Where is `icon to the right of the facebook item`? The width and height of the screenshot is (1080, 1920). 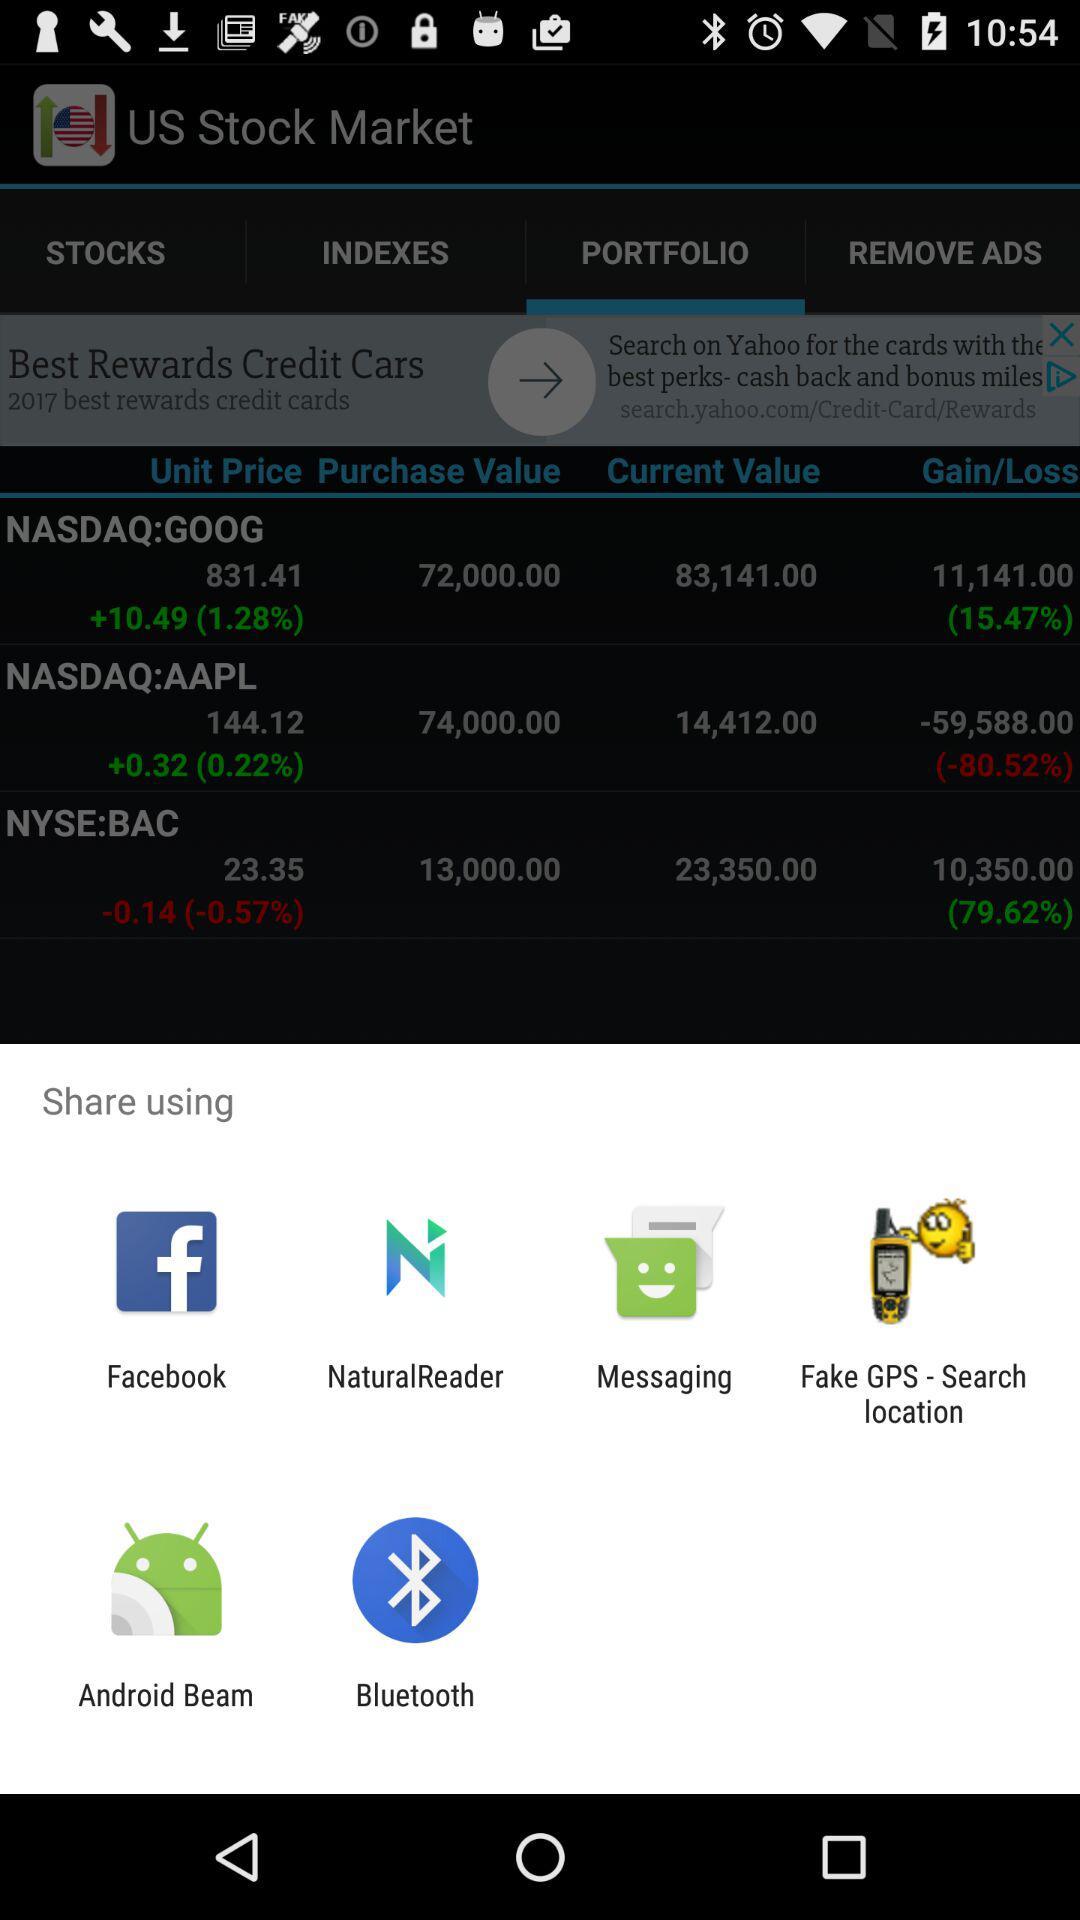 icon to the right of the facebook item is located at coordinates (414, 1392).